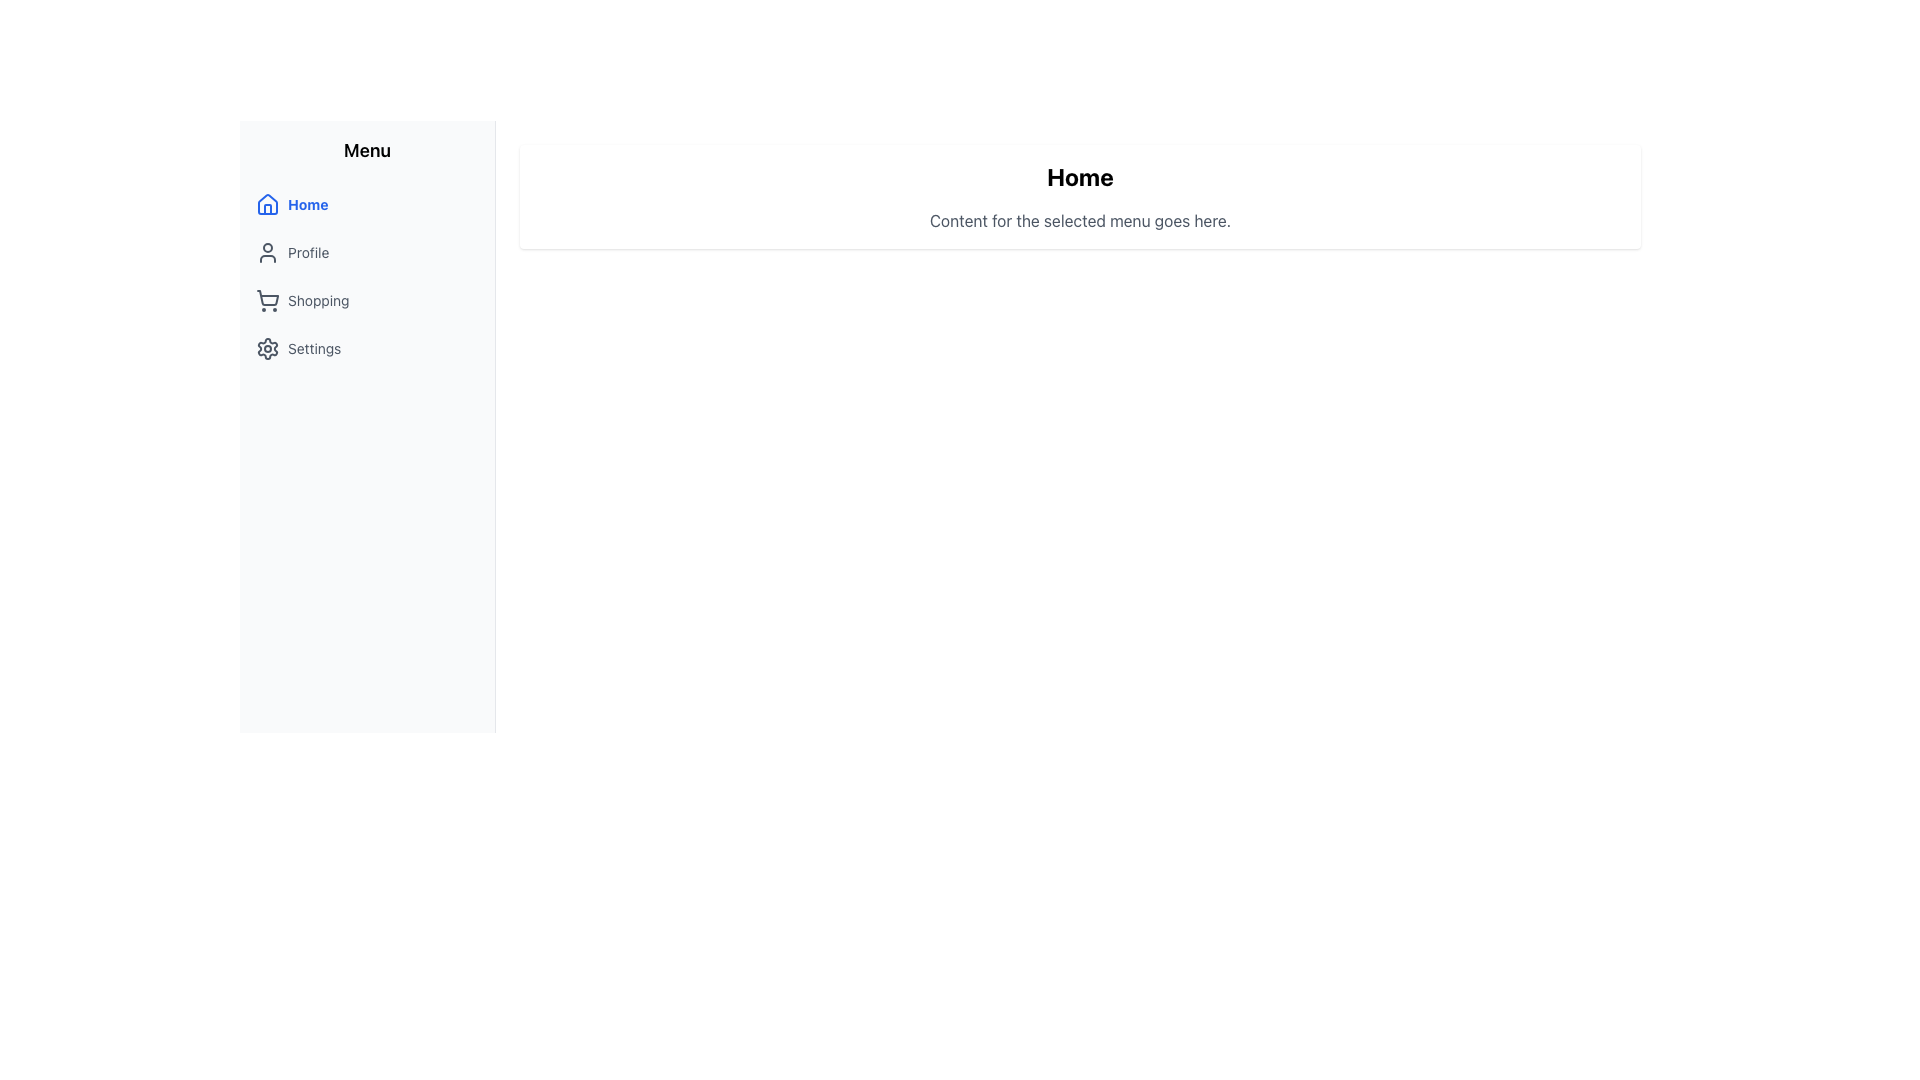  Describe the element at coordinates (1079, 220) in the screenshot. I see `the textual description that reads 'Content for the selected menu goes here.', which is styled in gray and located beneath the bold 'Home' title` at that location.